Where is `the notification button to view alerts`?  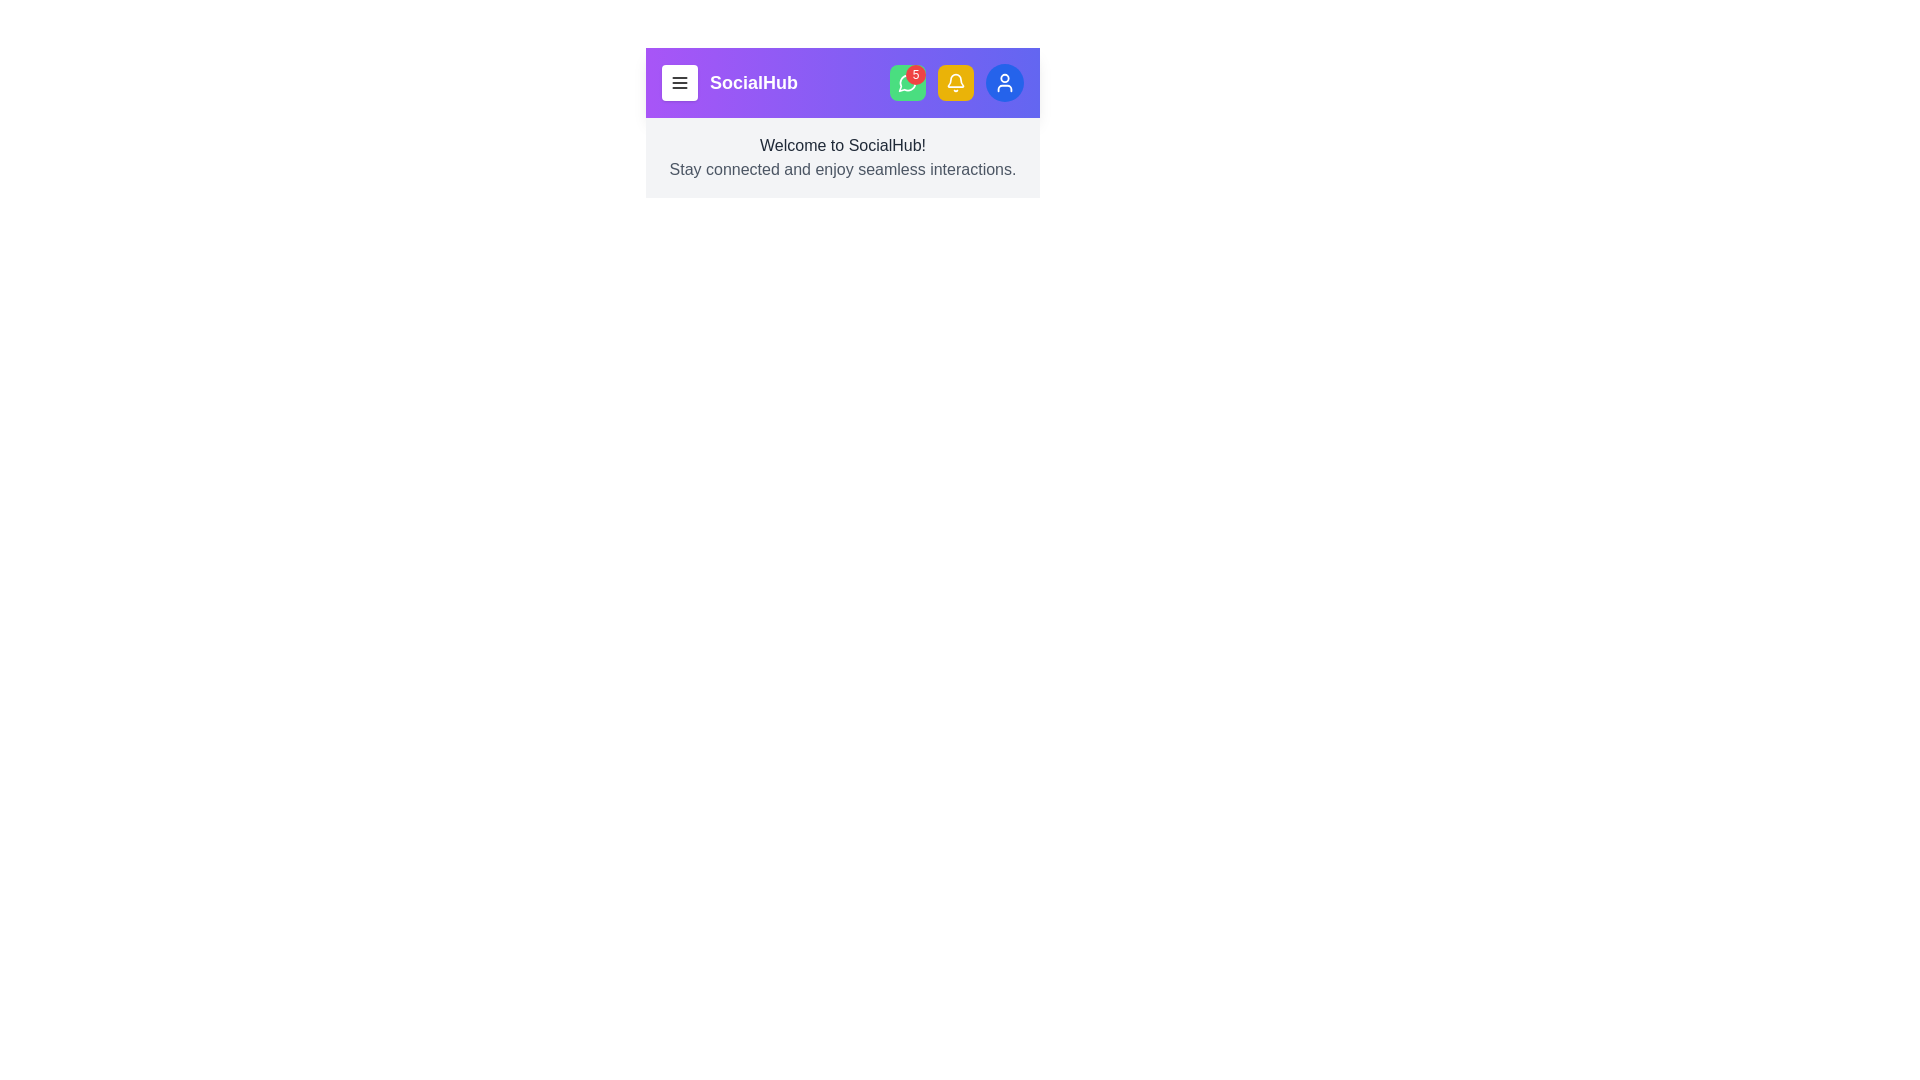 the notification button to view alerts is located at coordinates (954, 82).